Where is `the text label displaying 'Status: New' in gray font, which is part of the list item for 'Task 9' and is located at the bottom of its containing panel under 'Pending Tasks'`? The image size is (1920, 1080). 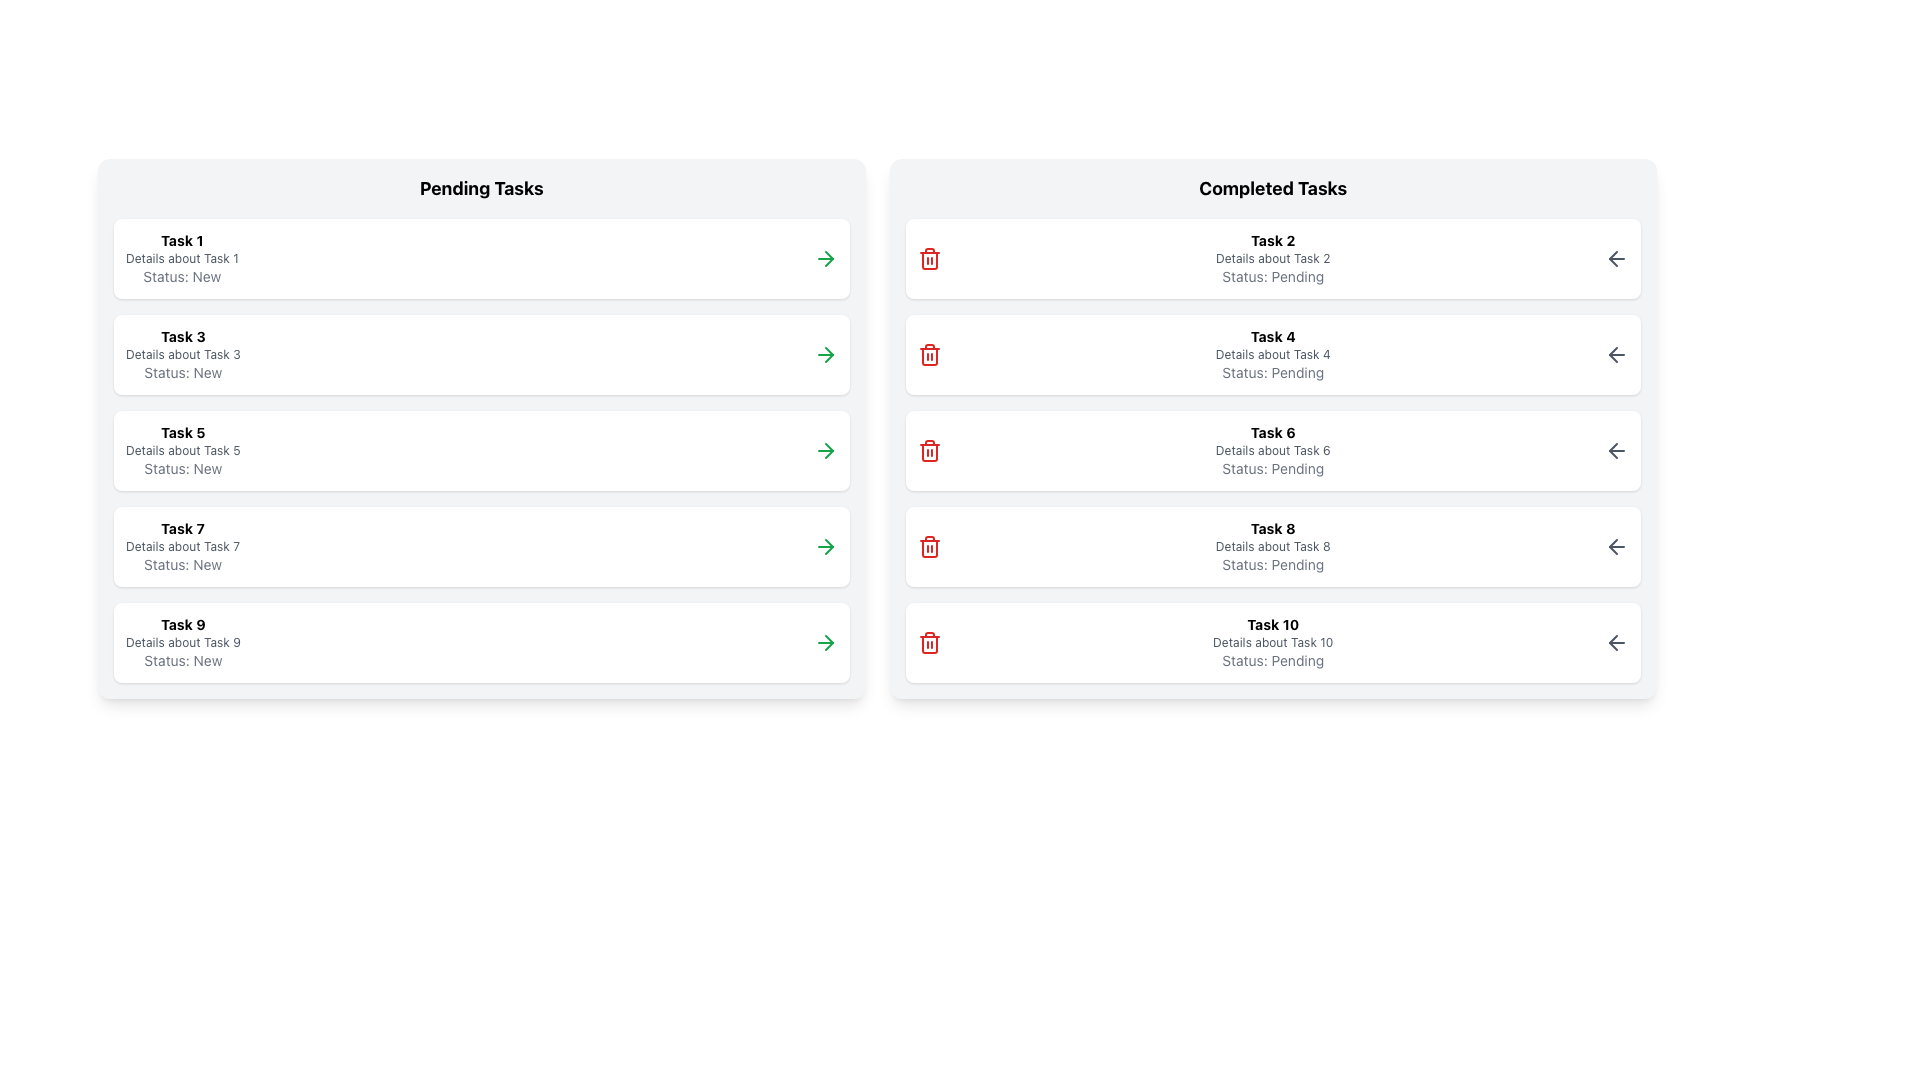 the text label displaying 'Status: New' in gray font, which is part of the list item for 'Task 9' and is located at the bottom of its containing panel under 'Pending Tasks' is located at coordinates (183, 660).